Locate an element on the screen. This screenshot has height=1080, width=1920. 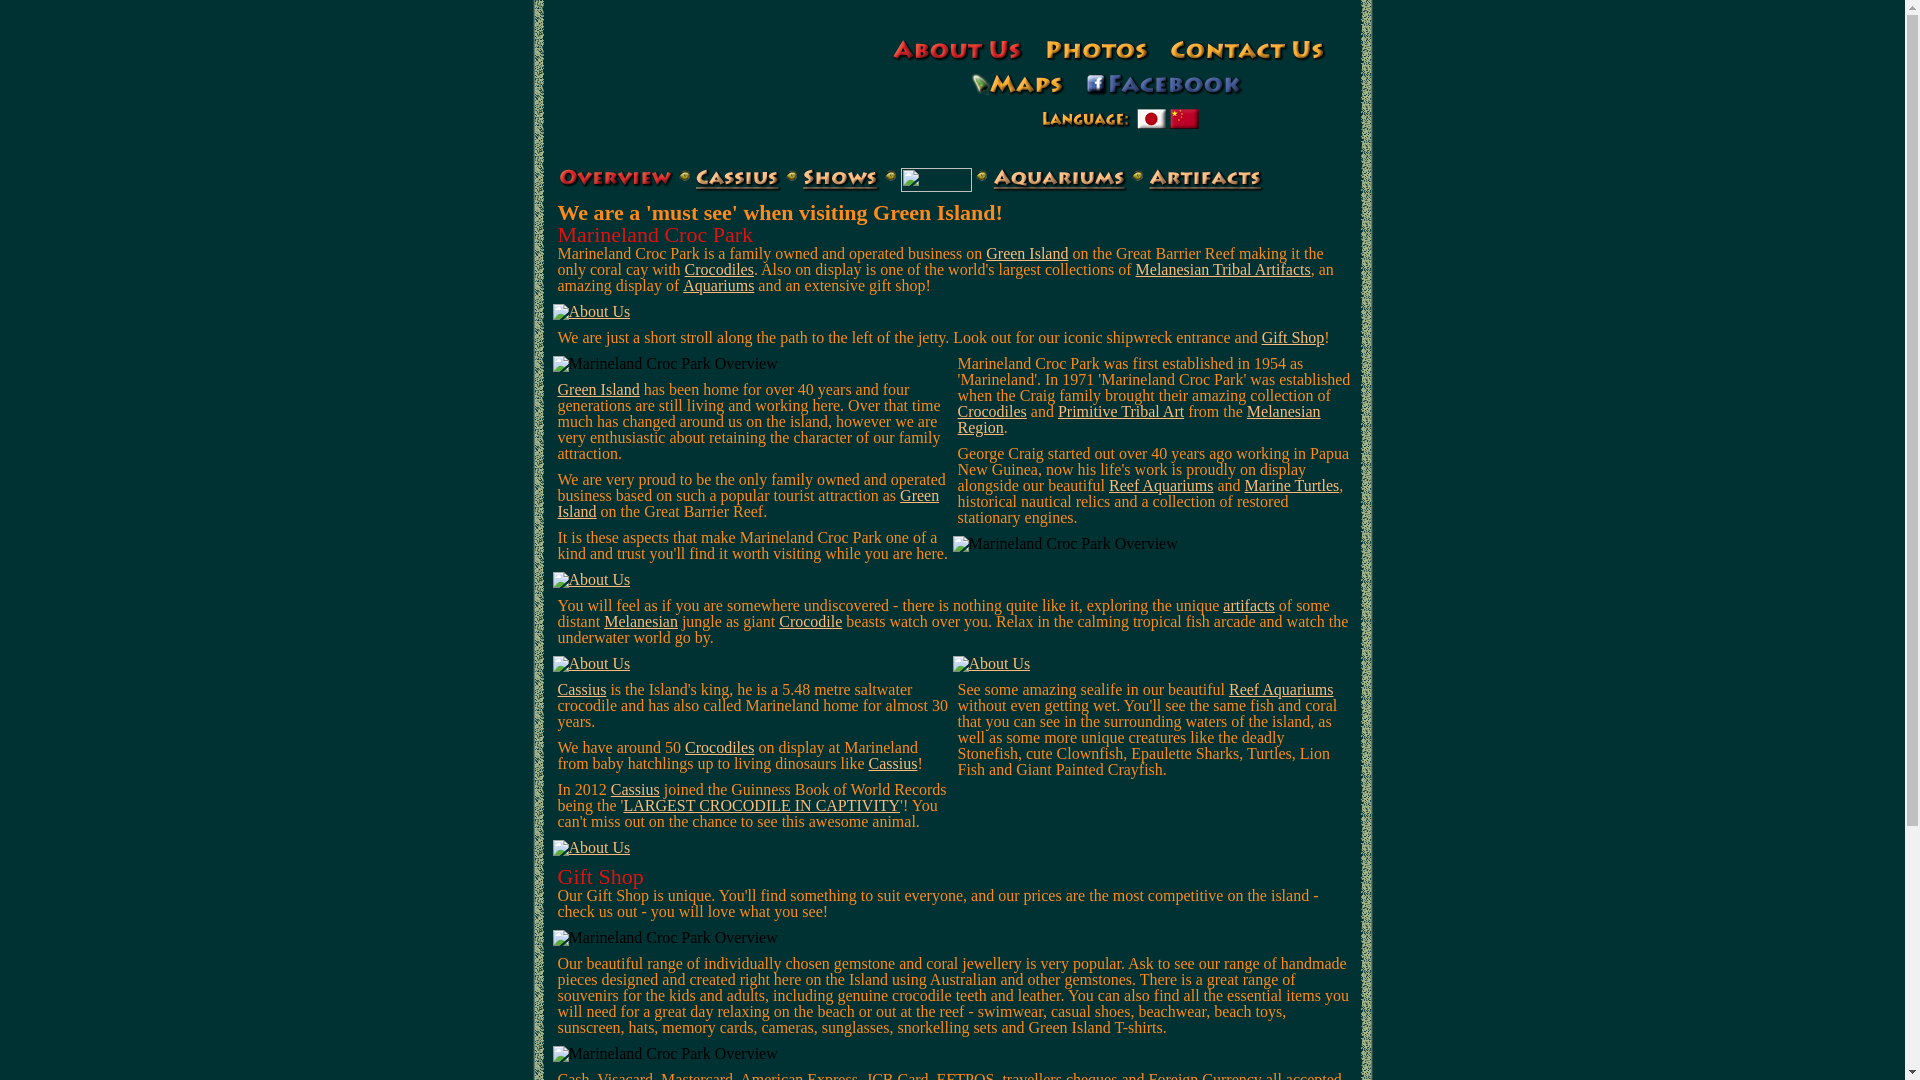
'Crocodiles' is located at coordinates (719, 747).